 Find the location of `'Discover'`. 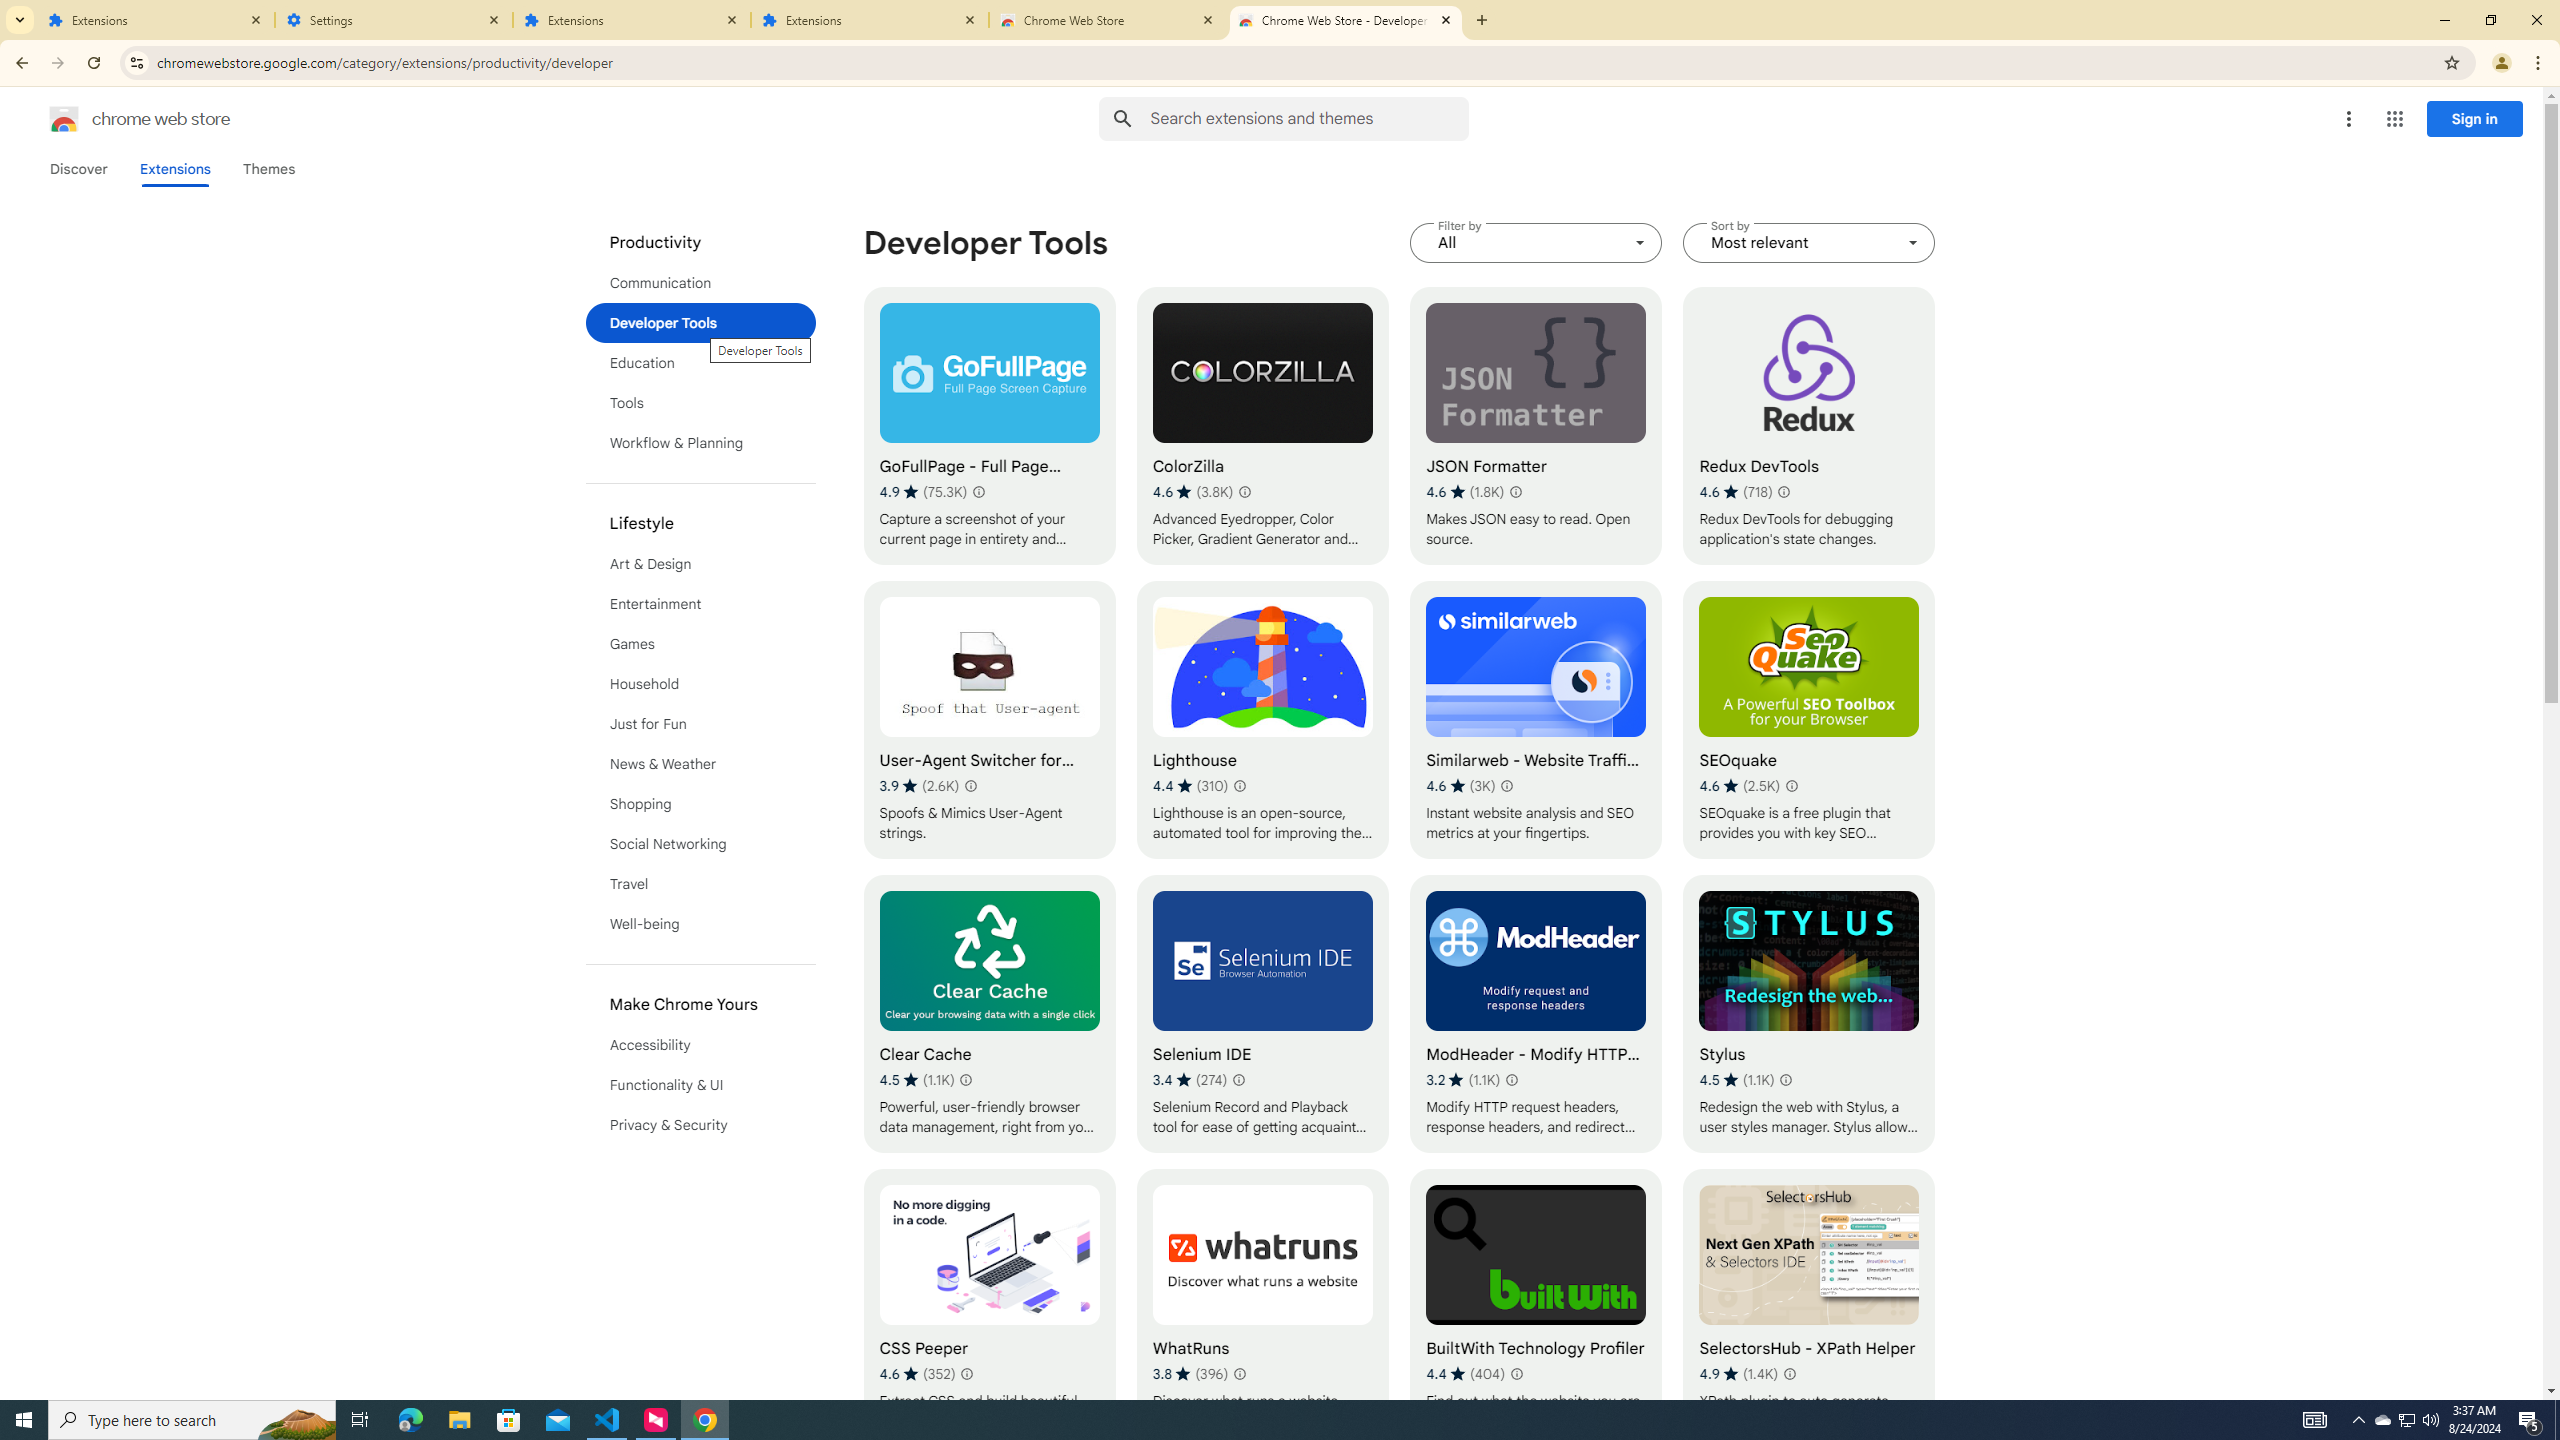

'Discover' is located at coordinates (77, 168).